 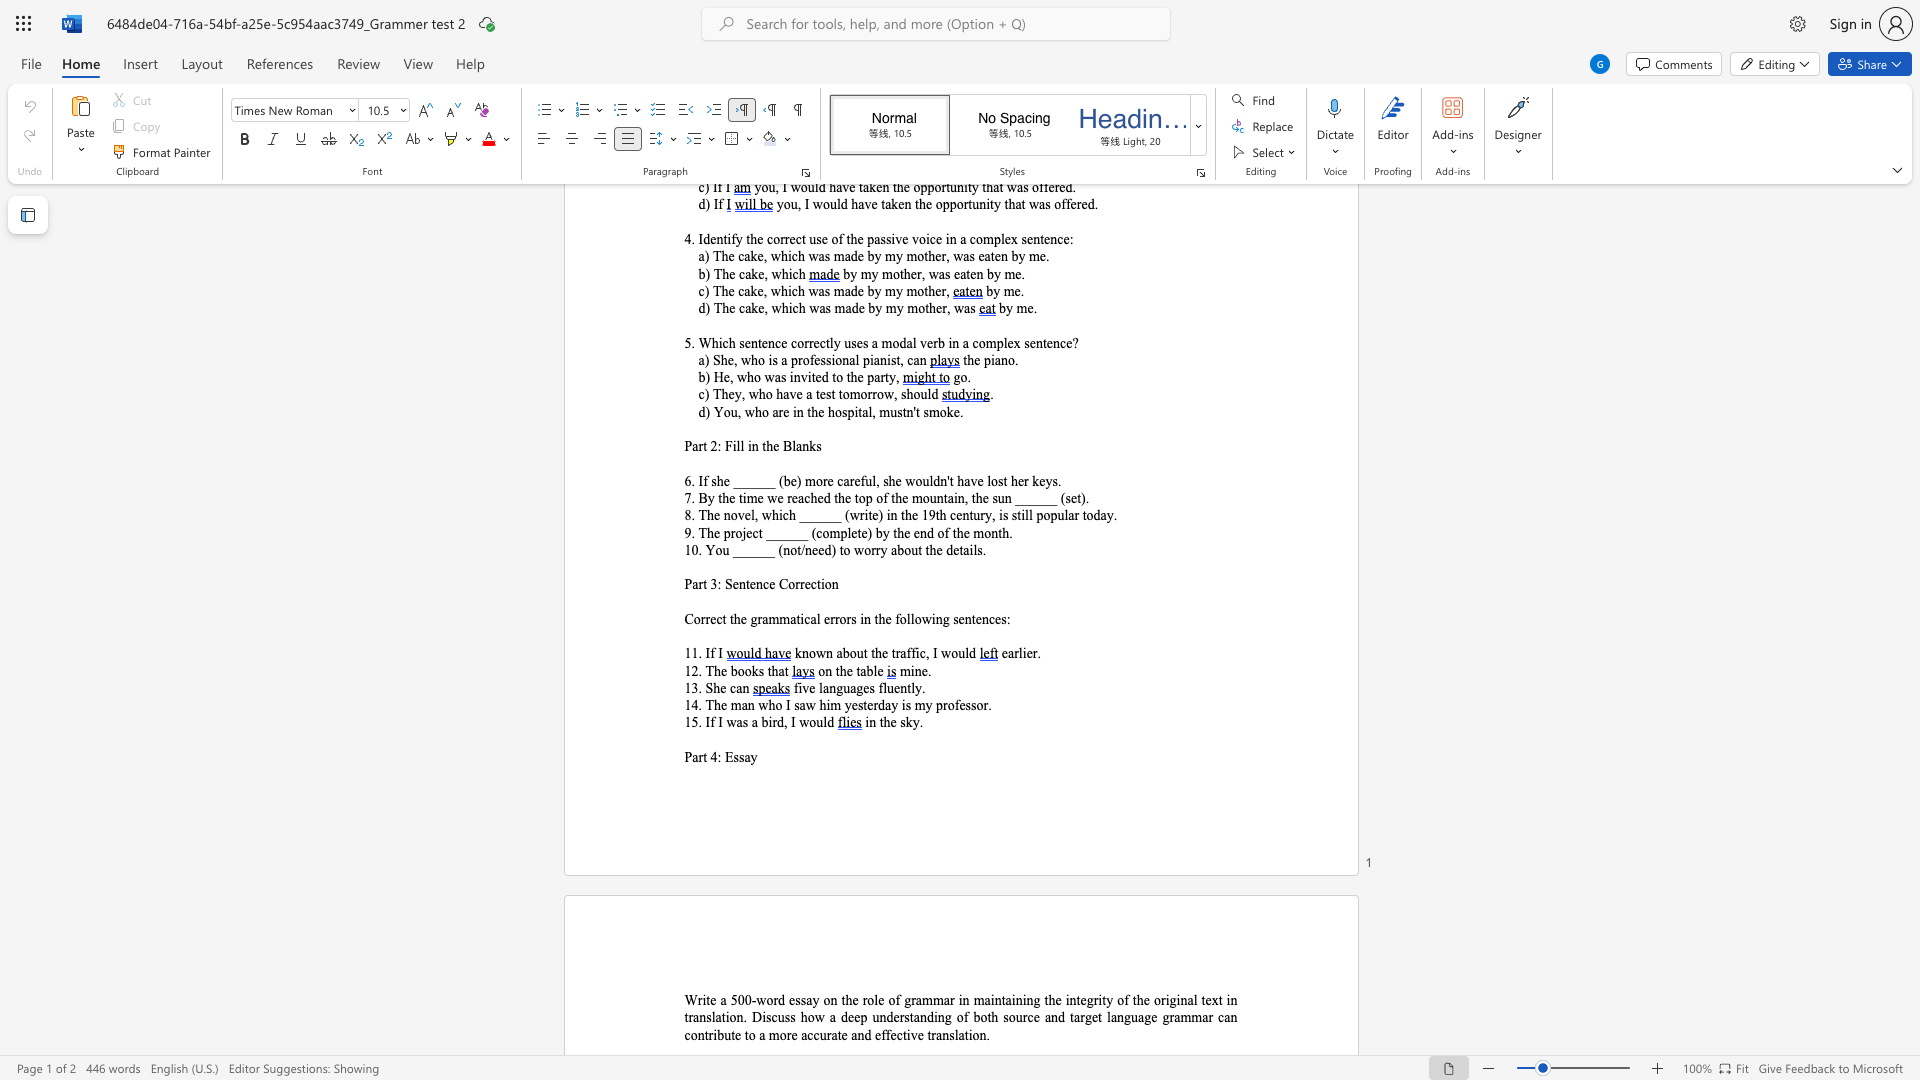 I want to click on the space between the continuous character "g" and "e" in the text, so click(x=863, y=687).